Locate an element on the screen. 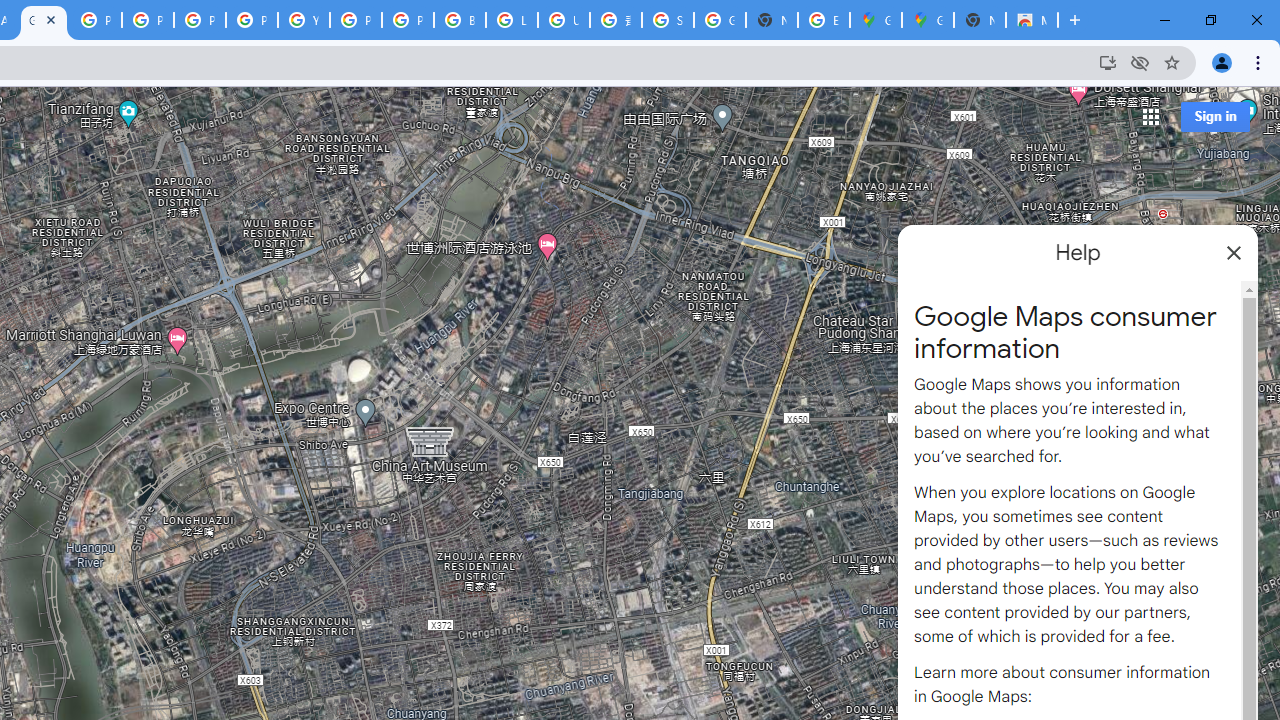  'New Tab' is located at coordinates (979, 20).